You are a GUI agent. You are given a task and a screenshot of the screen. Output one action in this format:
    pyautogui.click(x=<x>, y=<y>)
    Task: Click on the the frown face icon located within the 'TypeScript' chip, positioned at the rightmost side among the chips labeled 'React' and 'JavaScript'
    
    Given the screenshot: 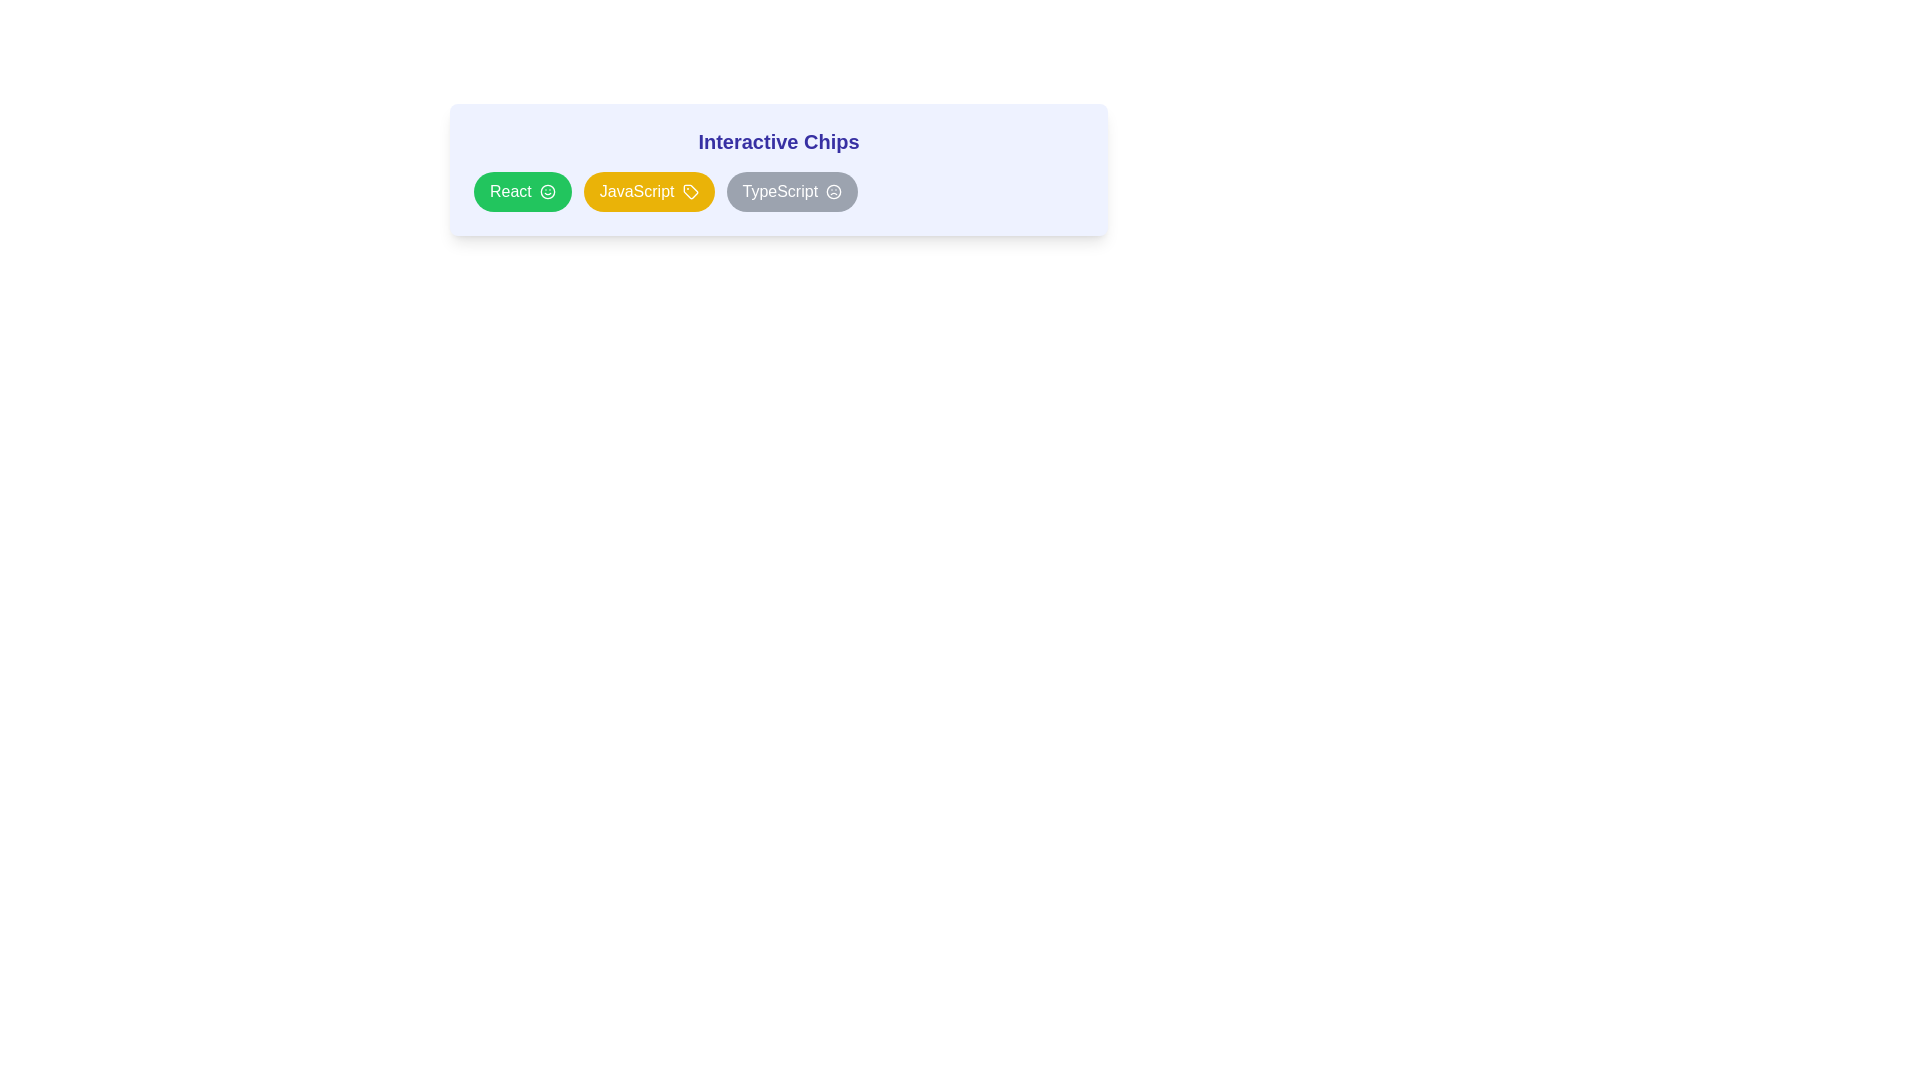 What is the action you would take?
    pyautogui.click(x=834, y=192)
    